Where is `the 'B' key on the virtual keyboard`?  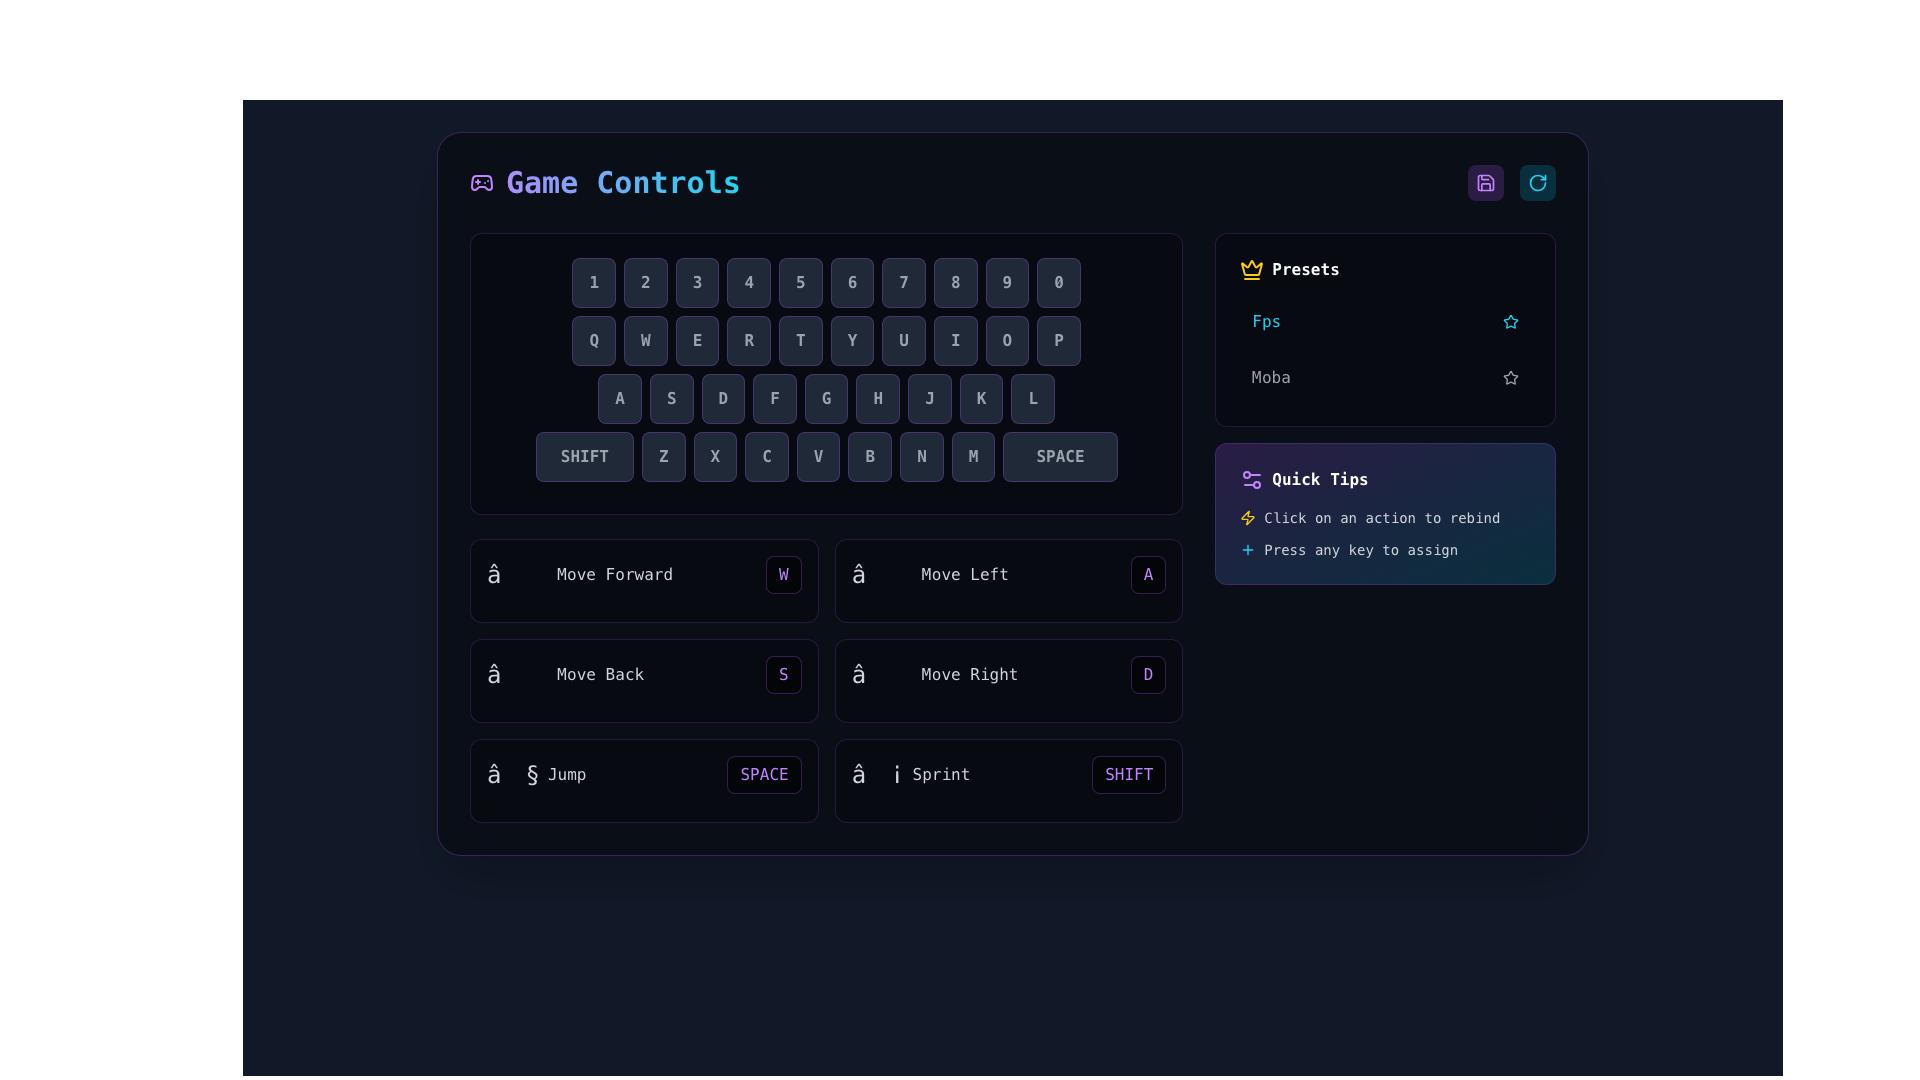
the 'B' key on the virtual keyboard is located at coordinates (870, 456).